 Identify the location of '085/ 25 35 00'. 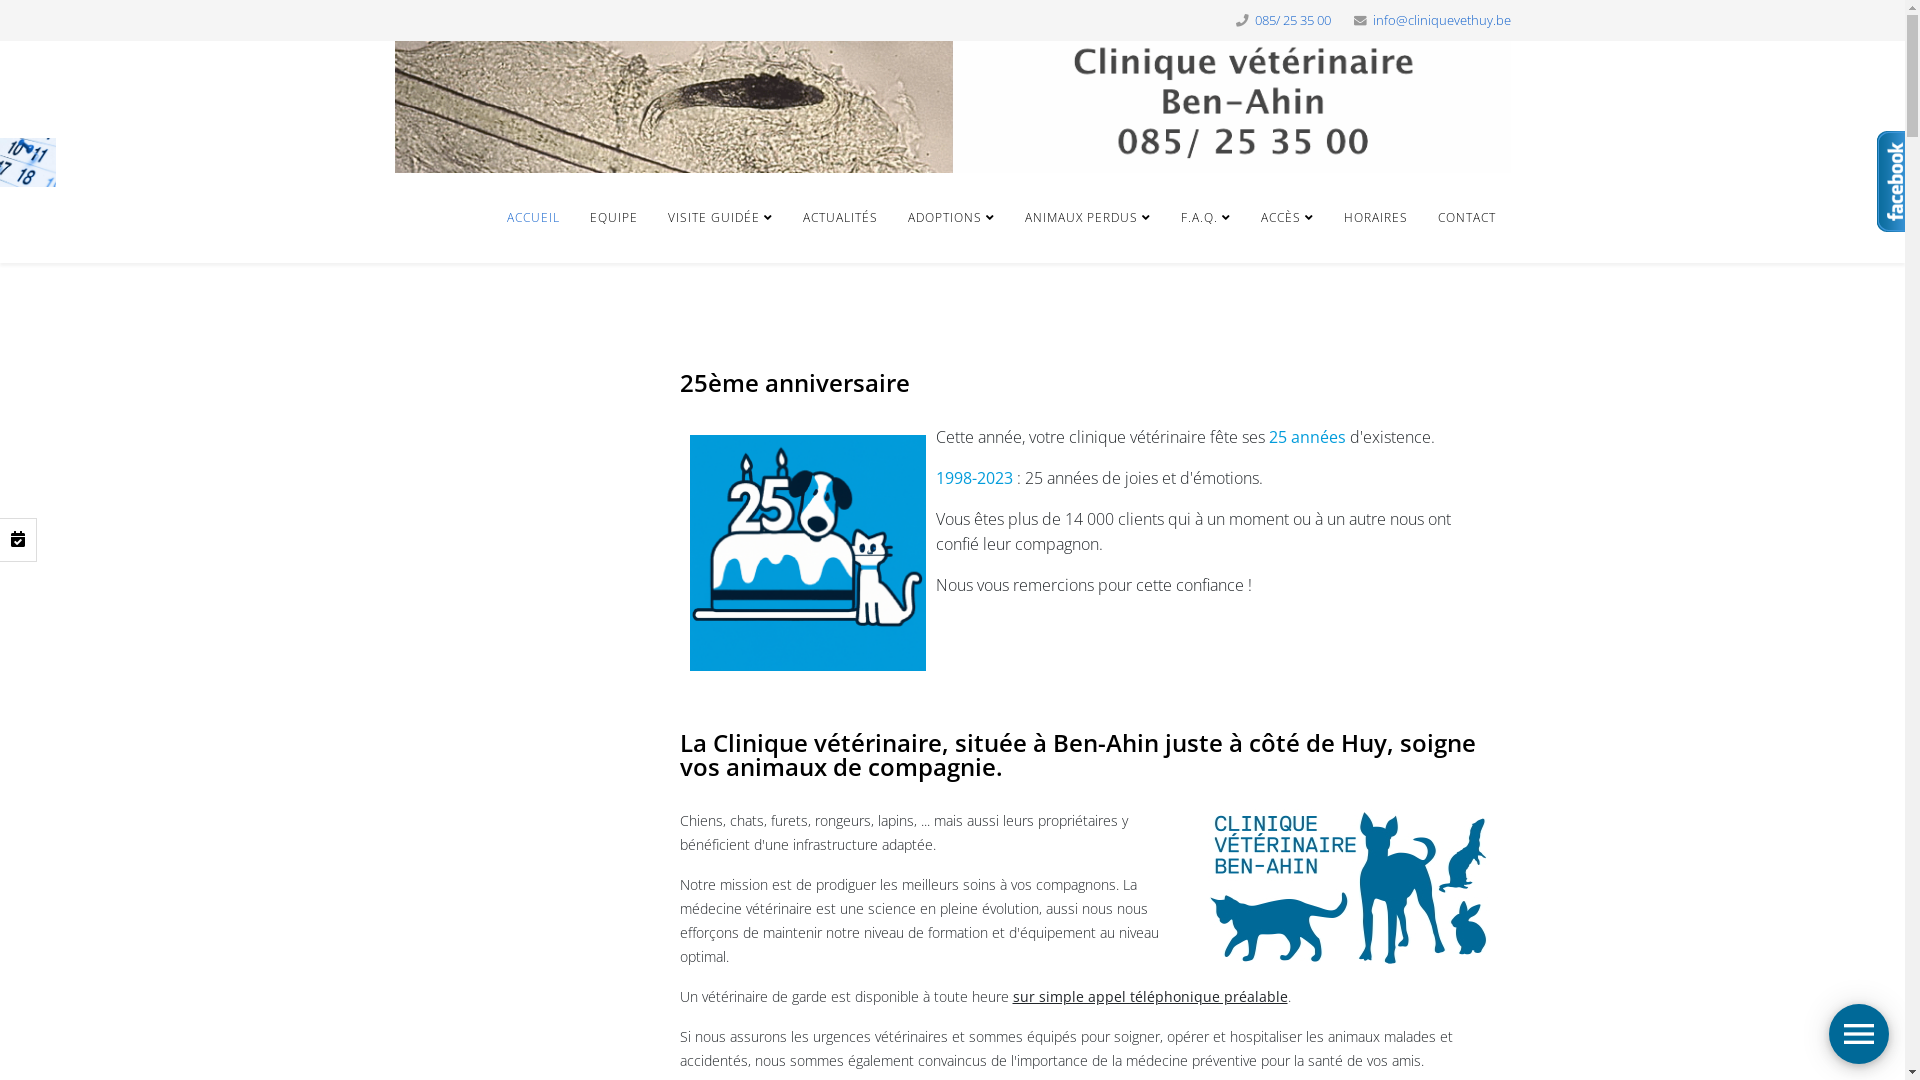
(1291, 20).